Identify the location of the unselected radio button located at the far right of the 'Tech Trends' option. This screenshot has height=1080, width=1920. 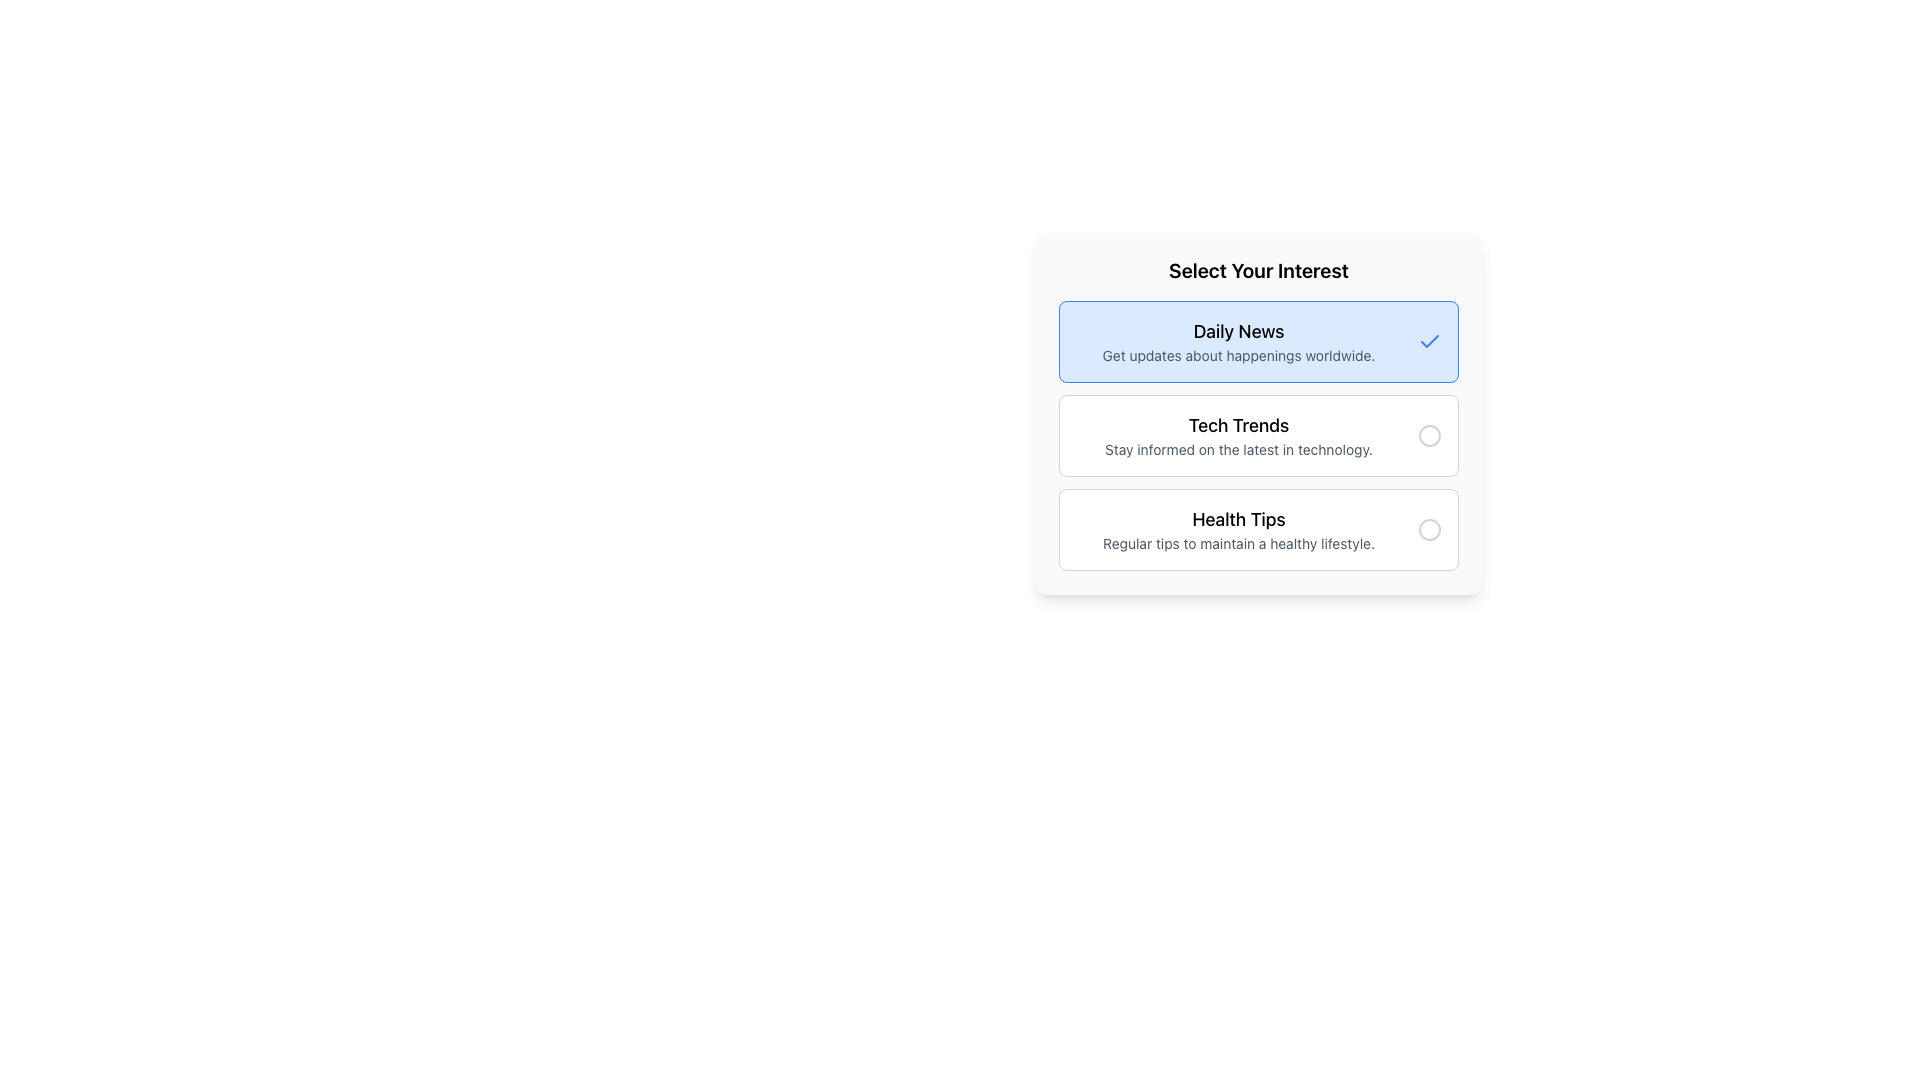
(1429, 434).